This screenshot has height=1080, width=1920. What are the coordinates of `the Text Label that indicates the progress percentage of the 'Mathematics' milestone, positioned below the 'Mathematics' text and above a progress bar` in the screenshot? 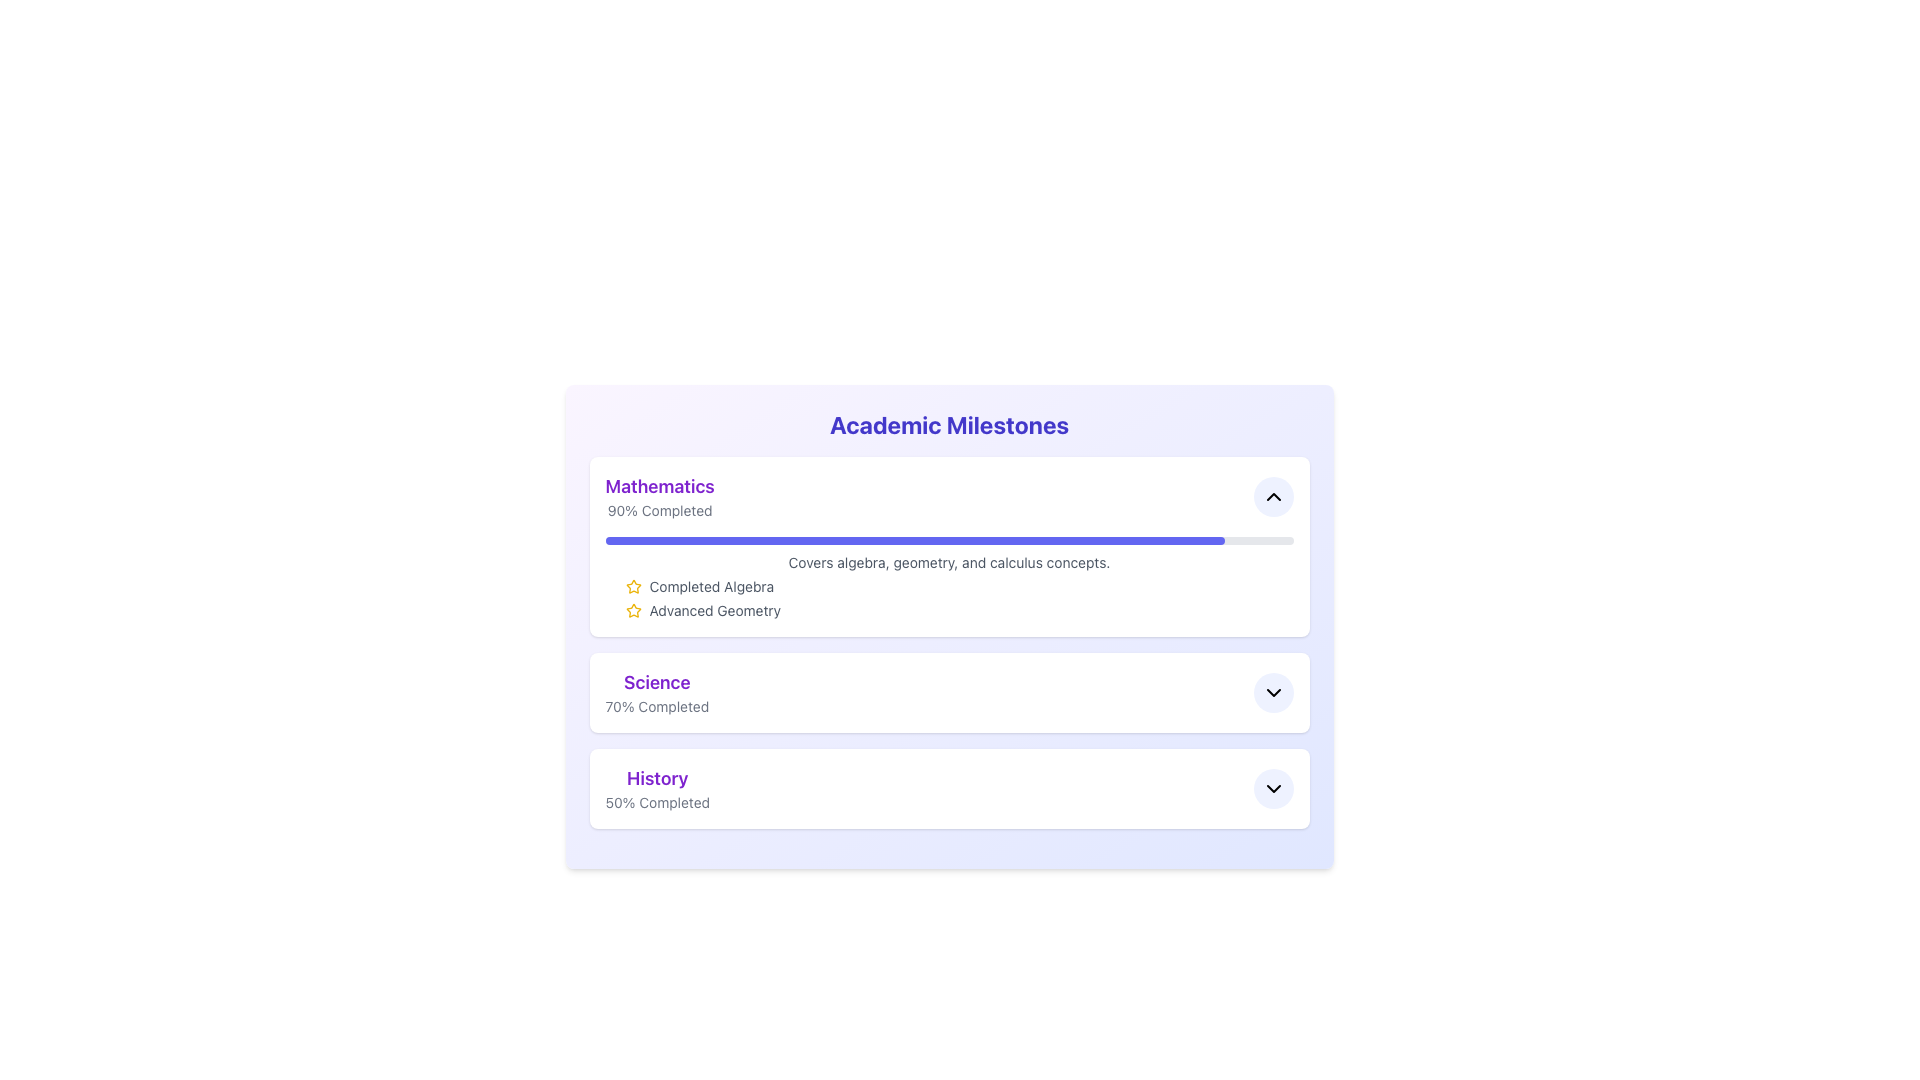 It's located at (660, 509).